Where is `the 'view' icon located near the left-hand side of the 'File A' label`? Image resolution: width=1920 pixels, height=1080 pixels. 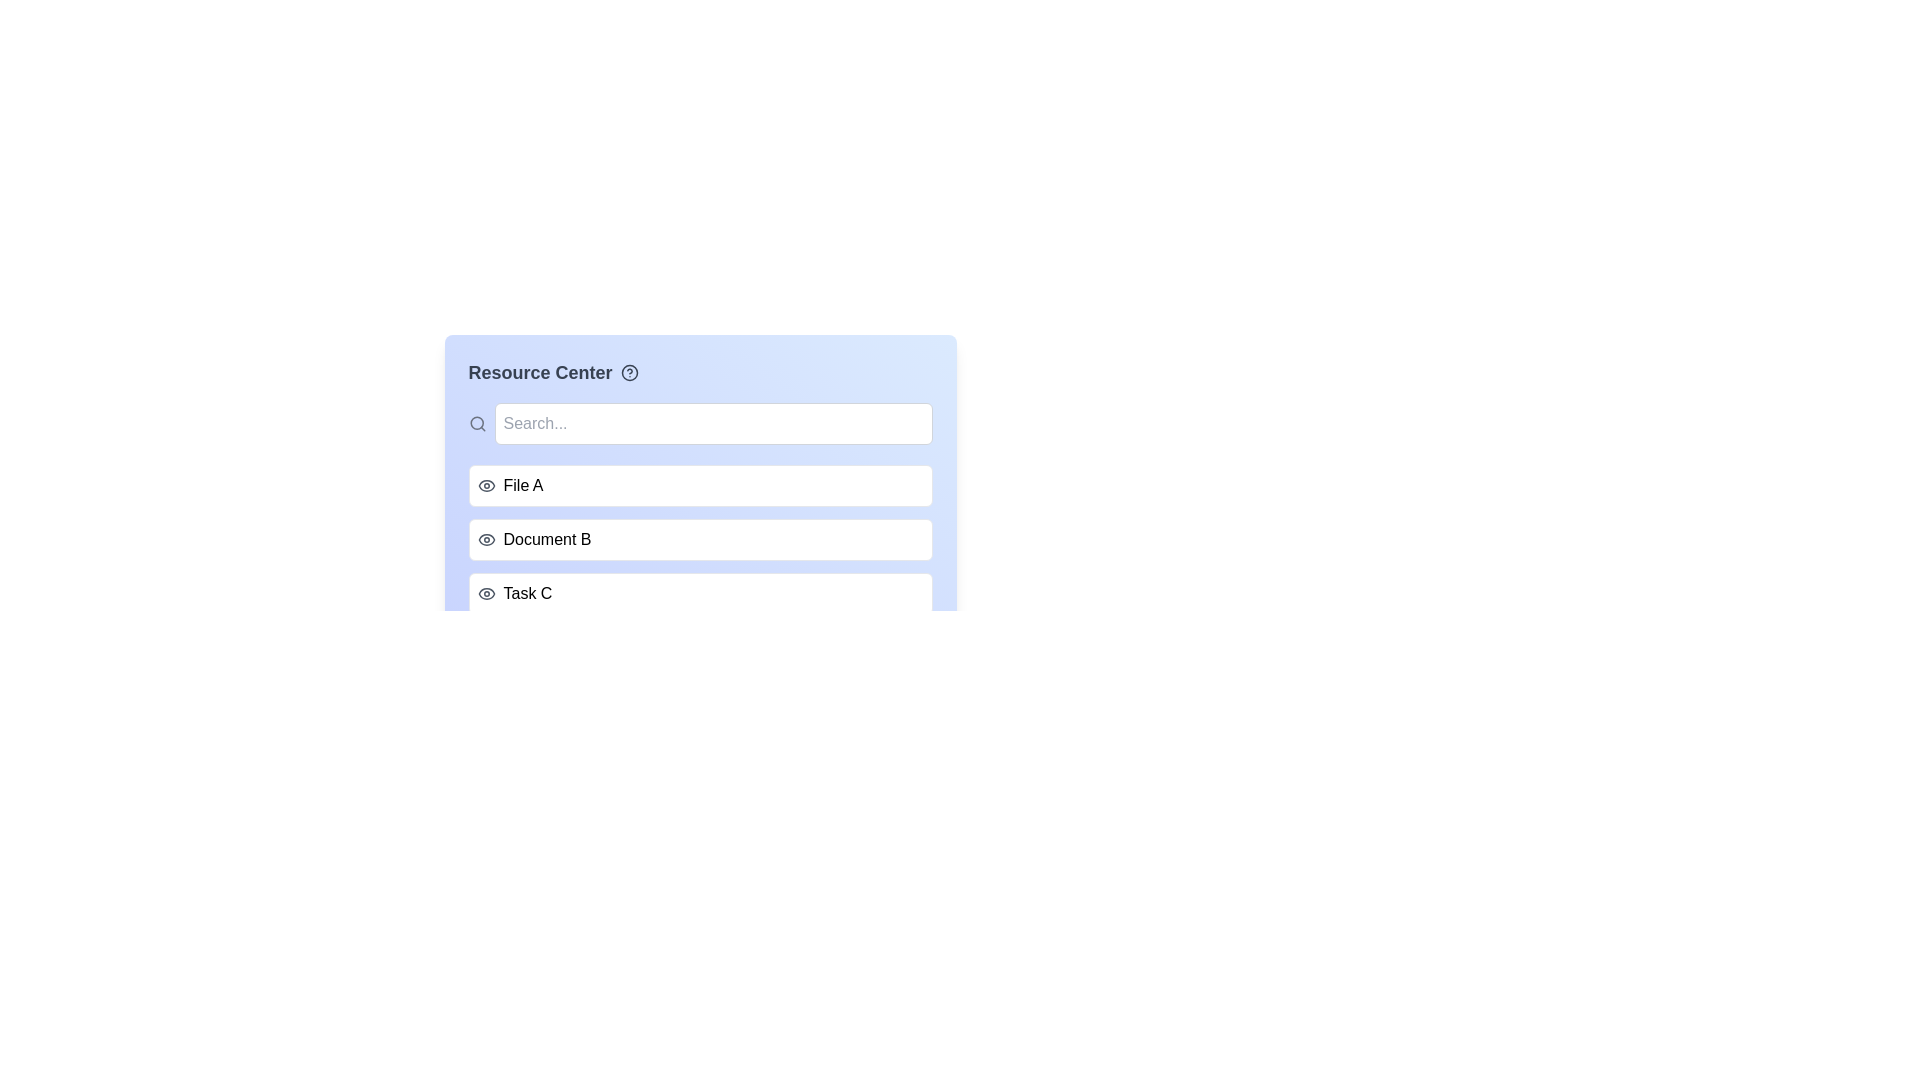 the 'view' icon located near the left-hand side of the 'File A' label is located at coordinates (486, 486).